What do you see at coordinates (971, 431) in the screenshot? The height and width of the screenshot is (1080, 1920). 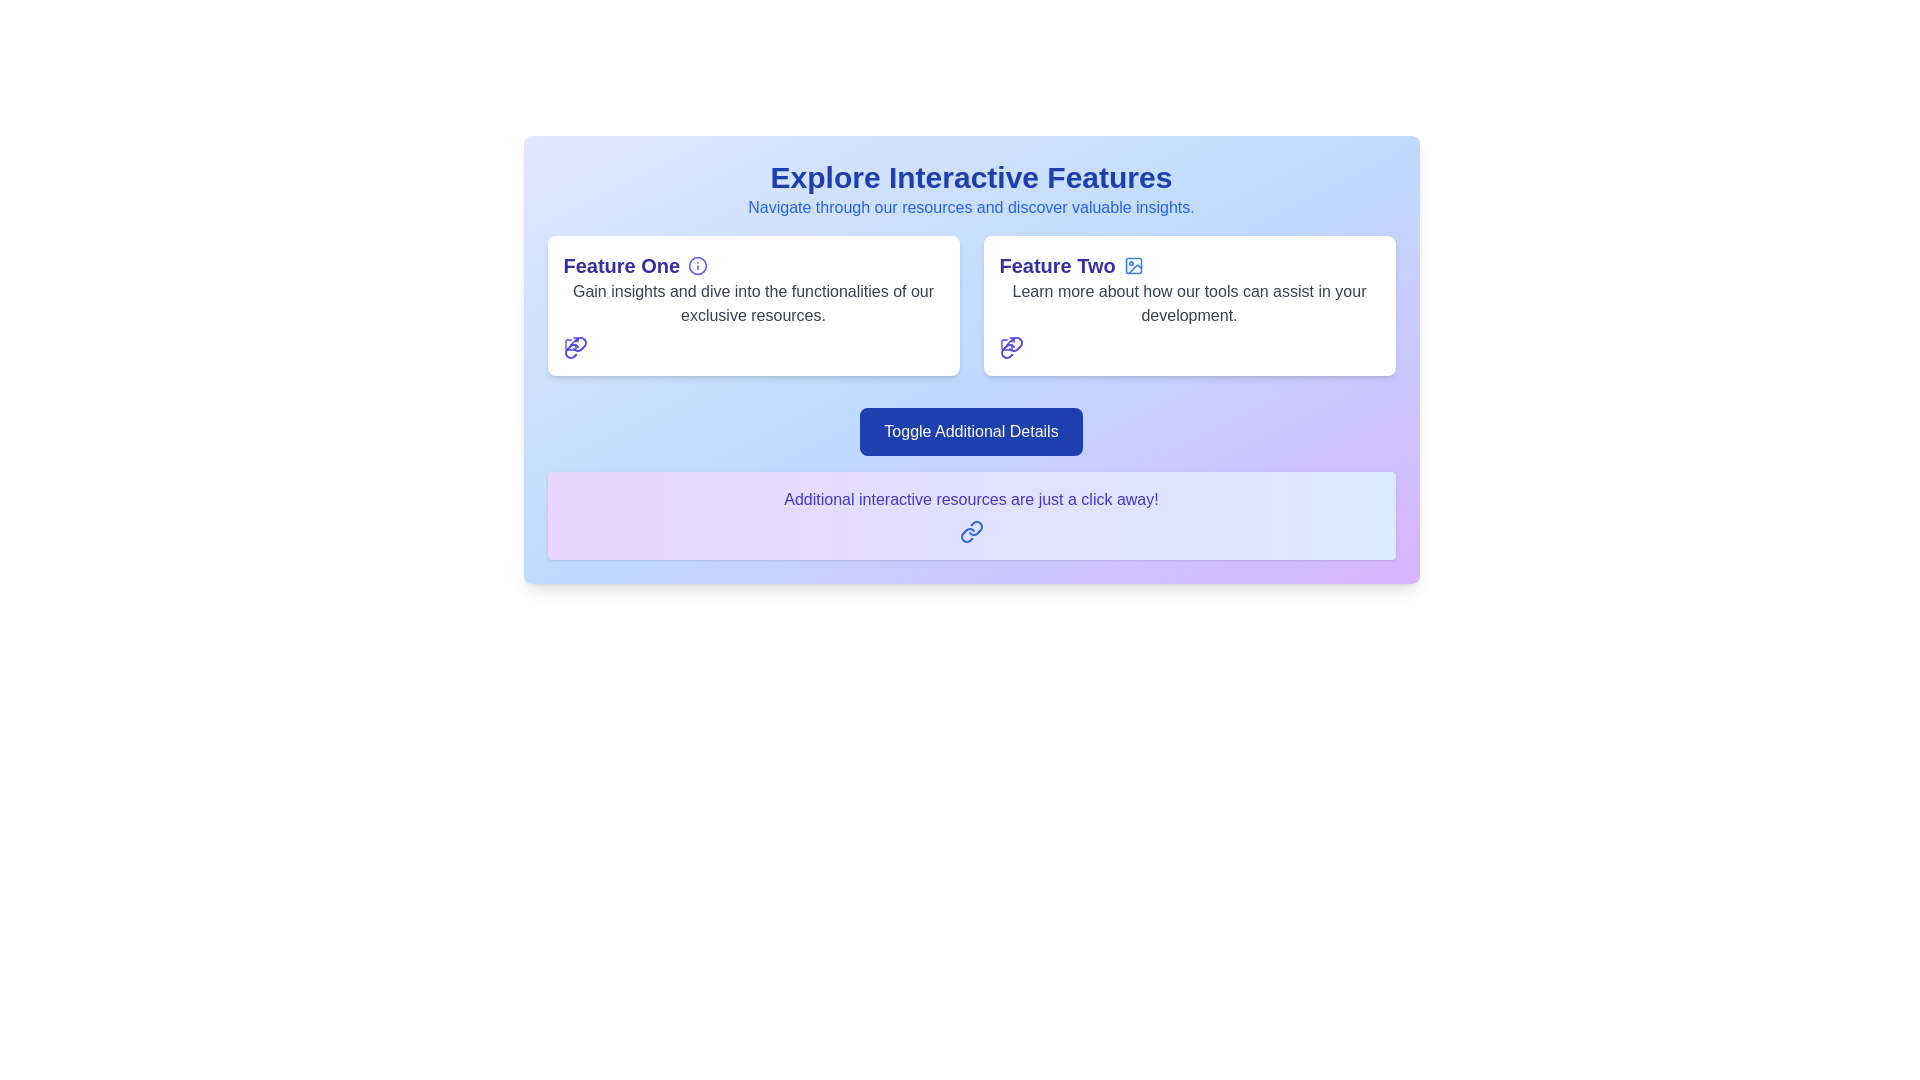 I see `the prominently styled button labeled 'Toggle Additional Details' to observe its hover effect` at bounding box center [971, 431].